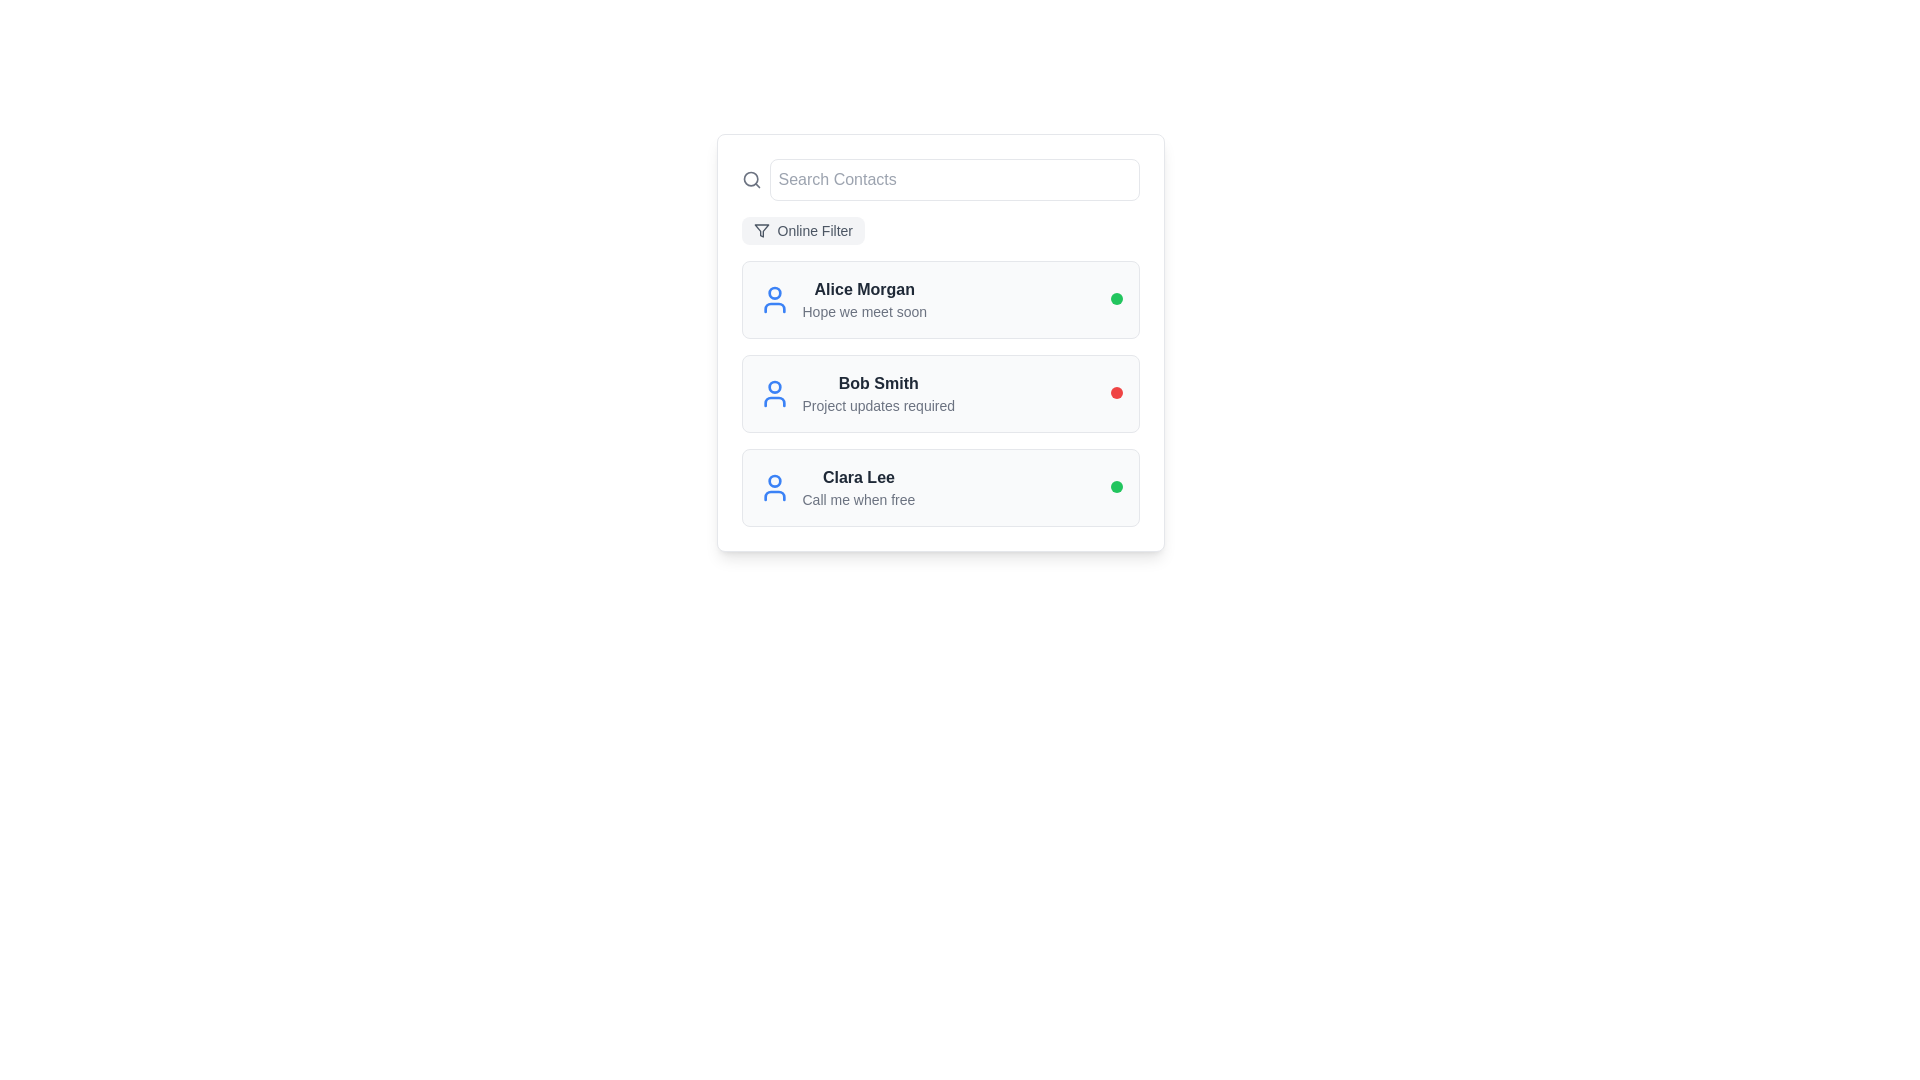  Describe the element at coordinates (856, 393) in the screenshot. I see `the contact entry for Bob Smith` at that location.